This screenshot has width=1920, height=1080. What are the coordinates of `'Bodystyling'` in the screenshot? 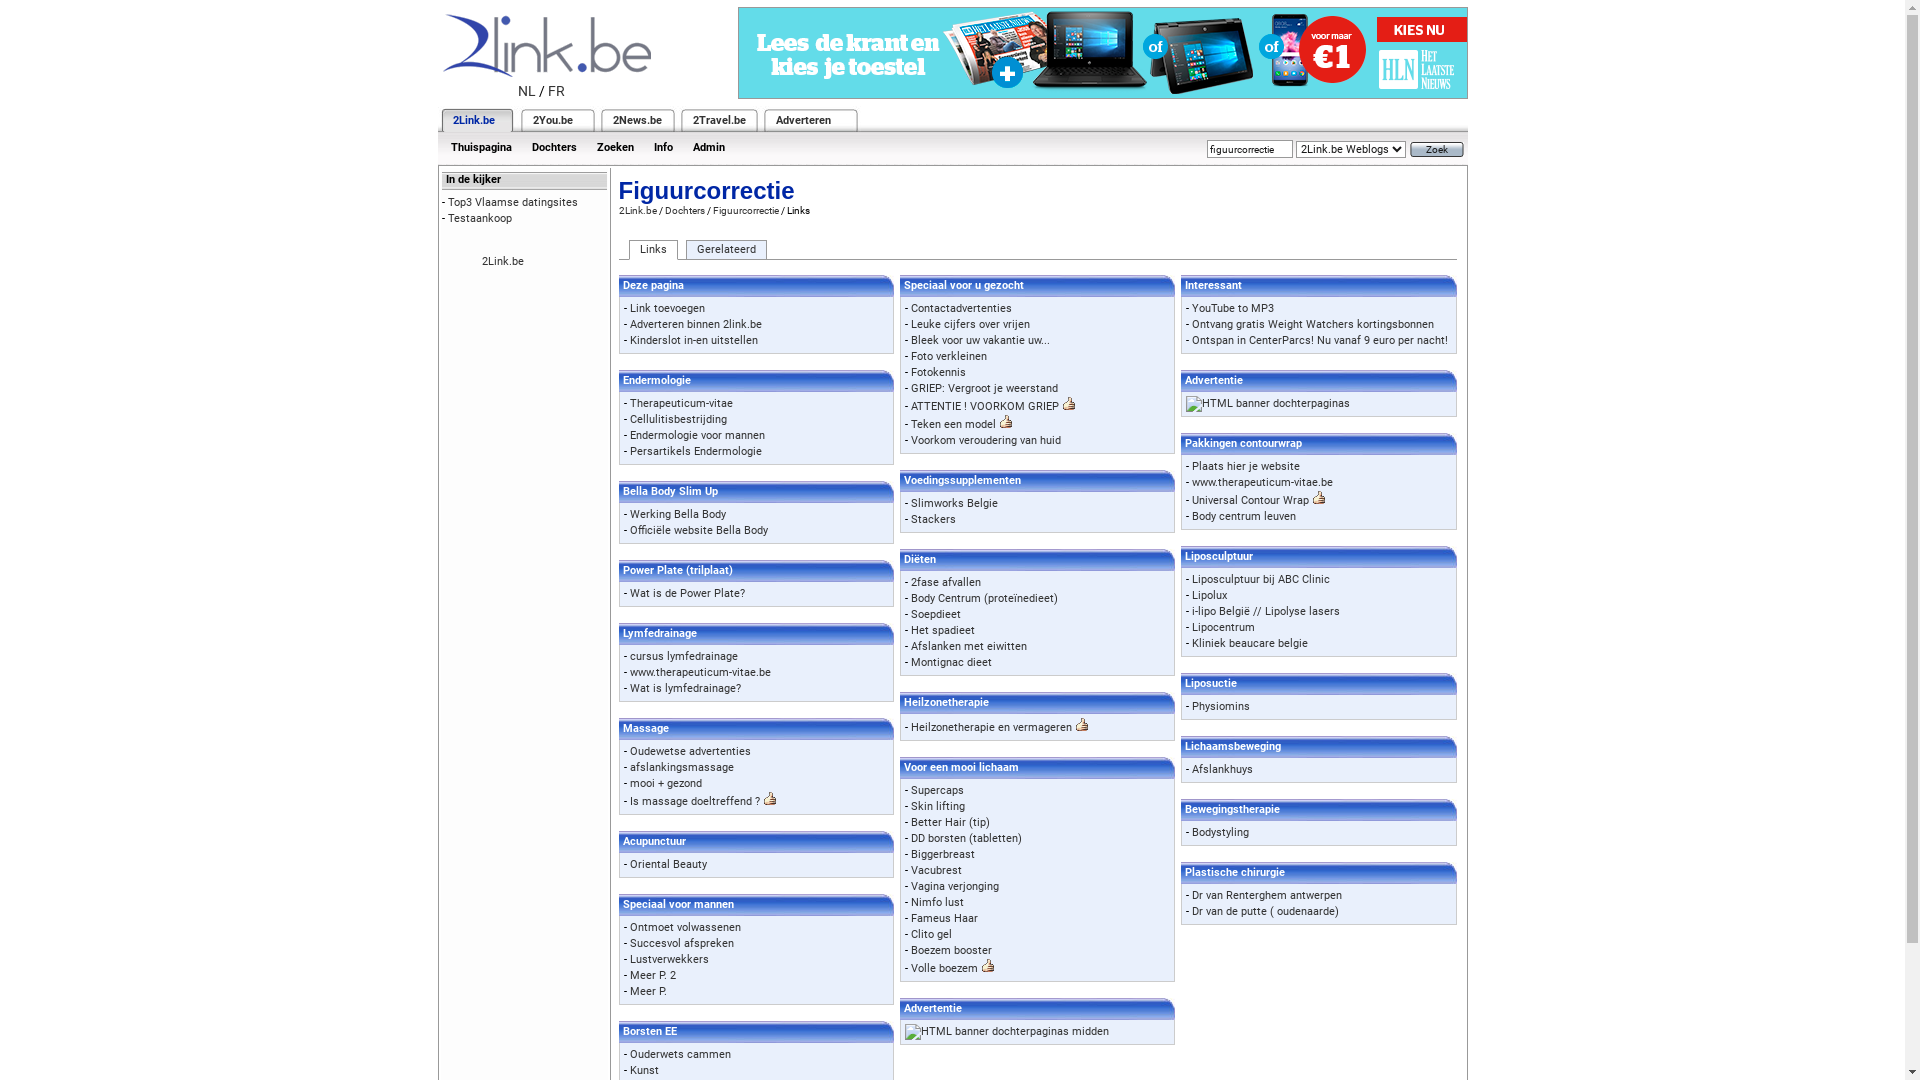 It's located at (1219, 832).